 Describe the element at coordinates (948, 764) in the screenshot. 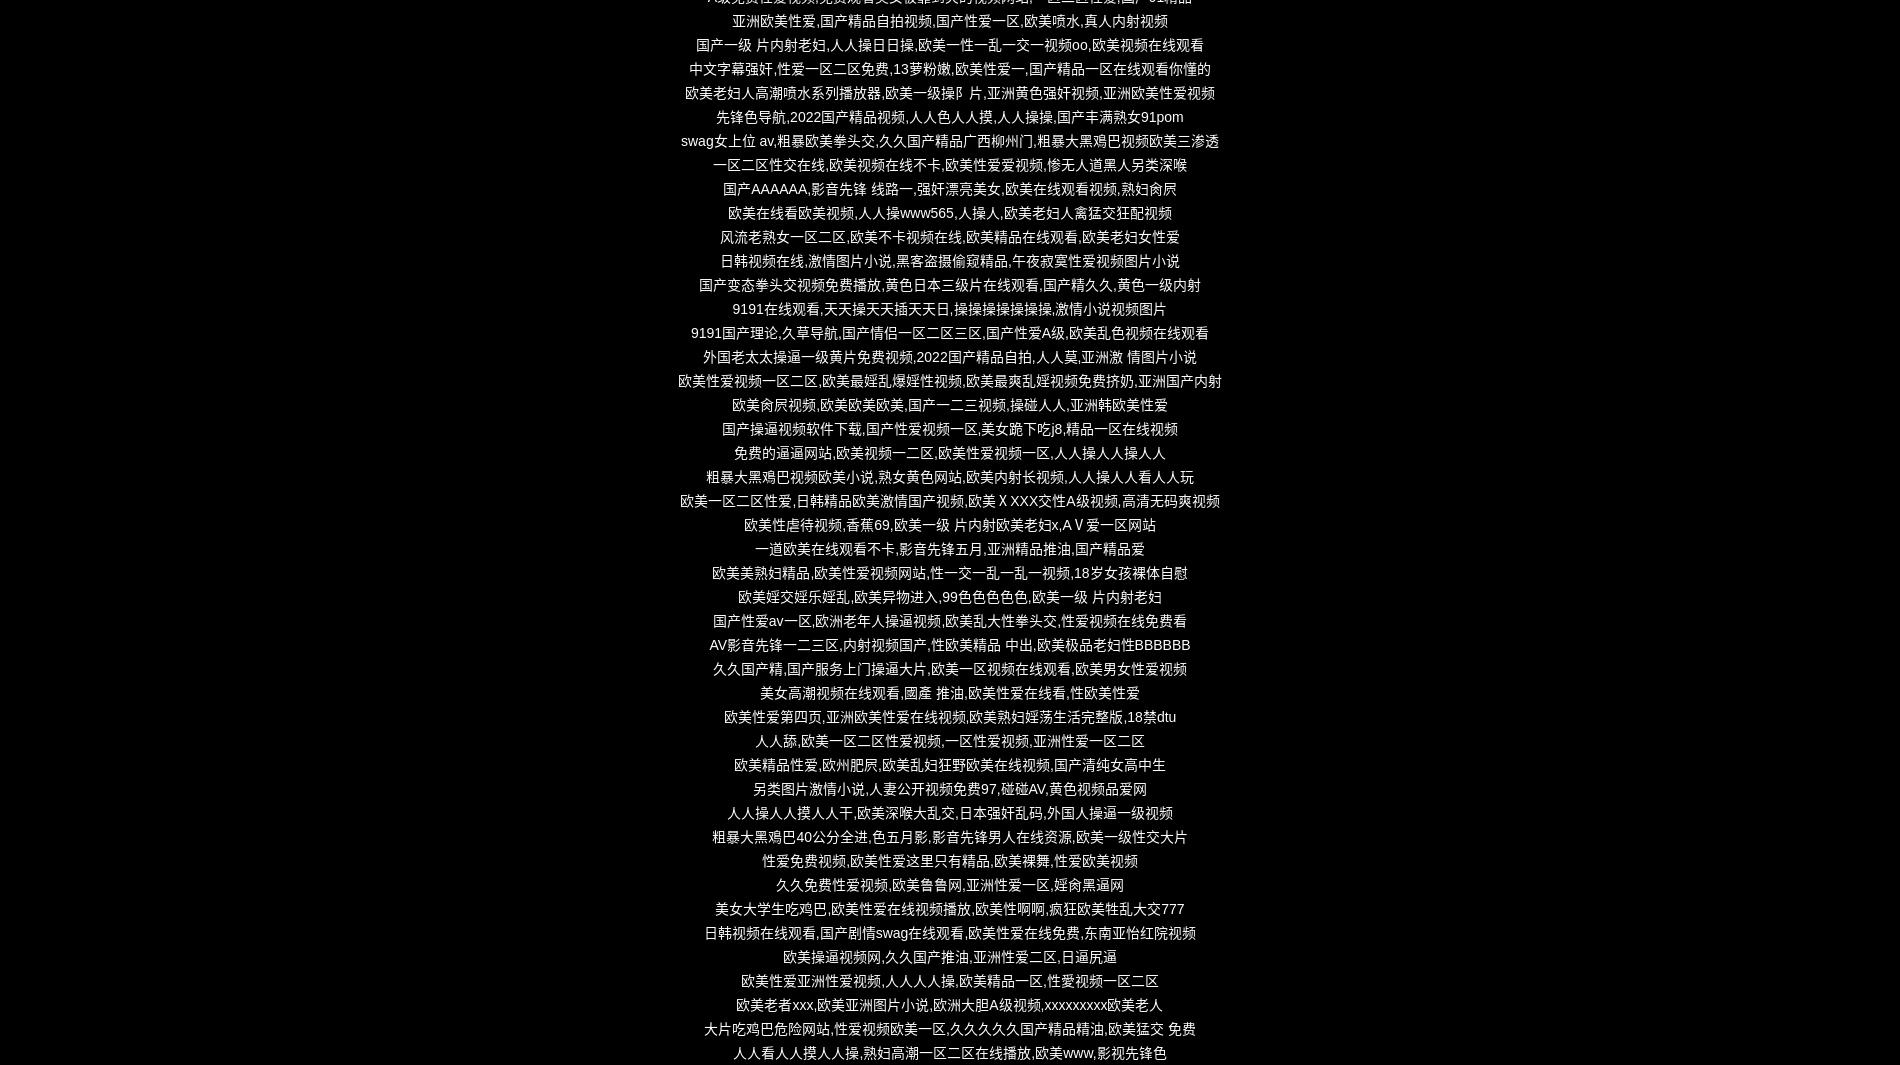

I see `'欧美精品性爱,欧州肥屄,欧美乱妇狂野欧美在线视频,国产清纯女高中生'` at that location.